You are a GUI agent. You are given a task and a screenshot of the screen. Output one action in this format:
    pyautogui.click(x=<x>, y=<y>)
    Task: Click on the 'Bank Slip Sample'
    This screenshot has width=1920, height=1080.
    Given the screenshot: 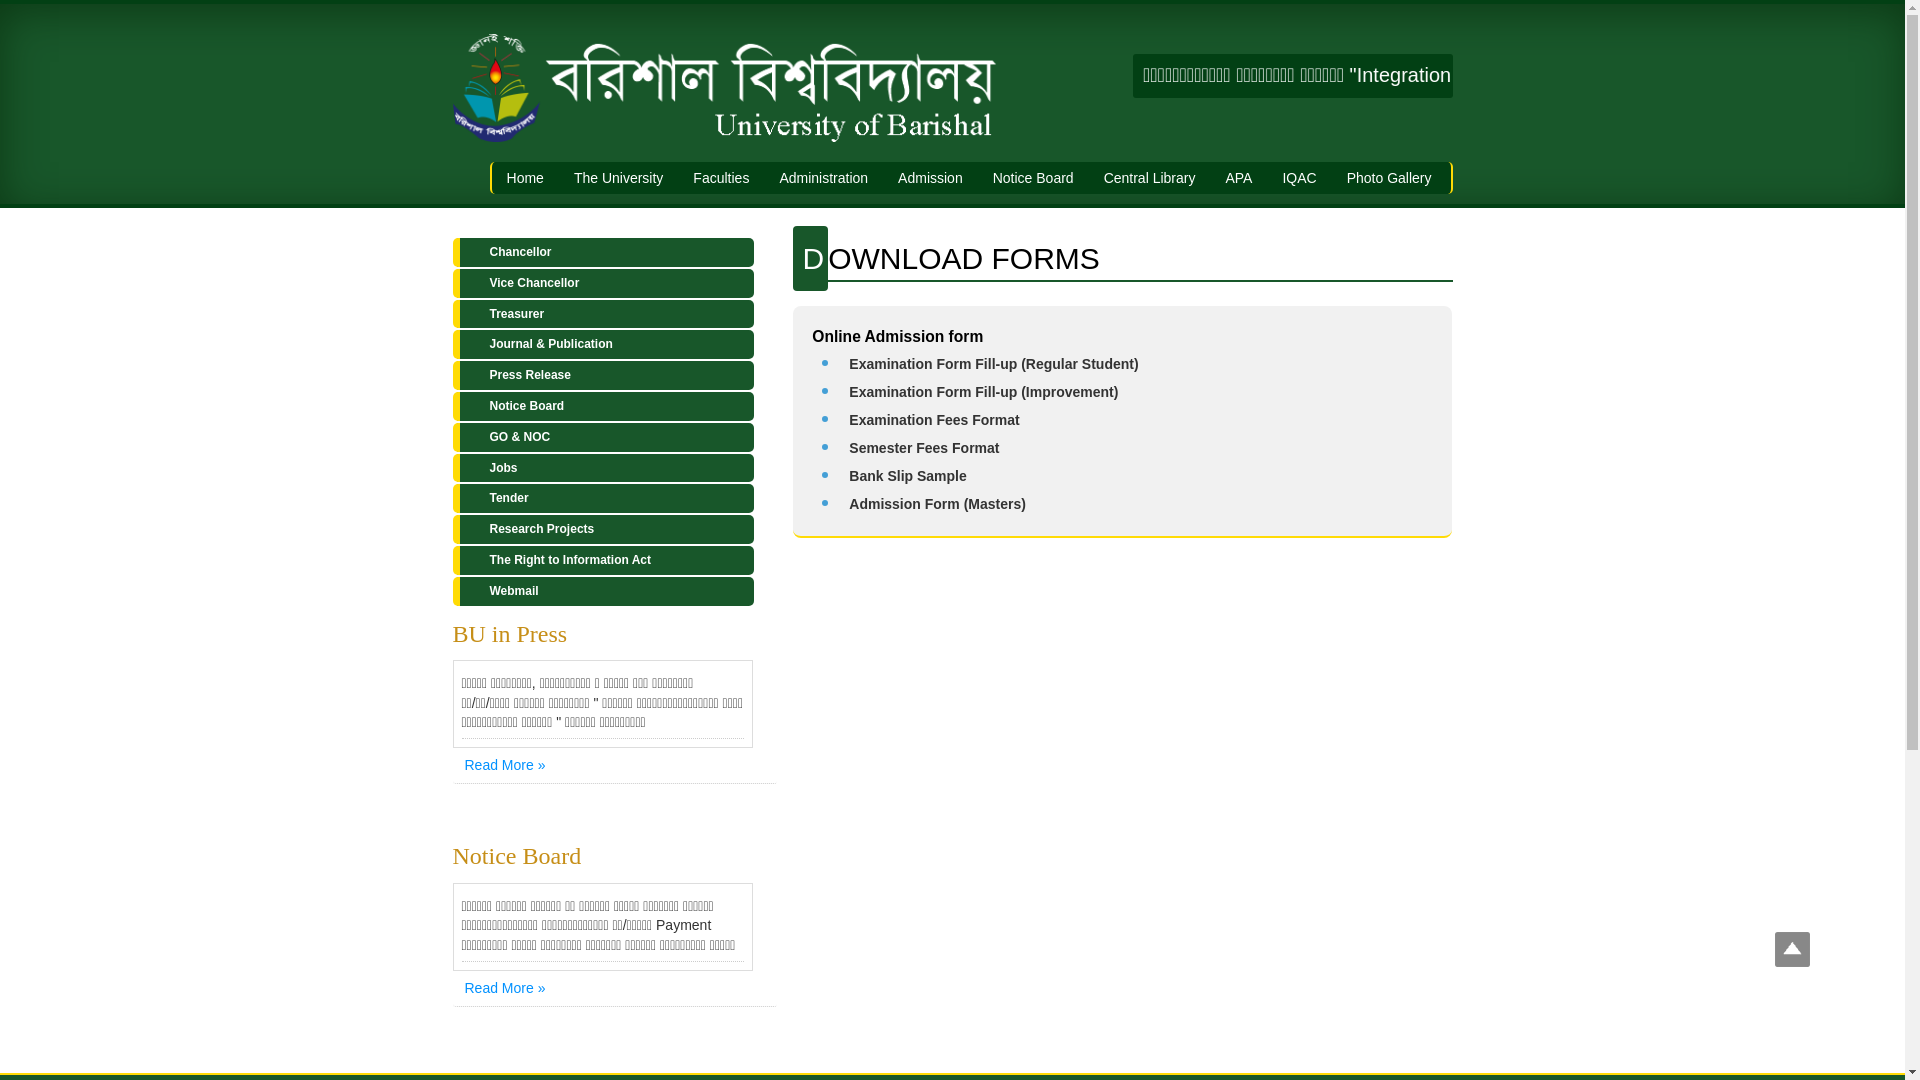 What is the action you would take?
    pyautogui.click(x=906, y=475)
    